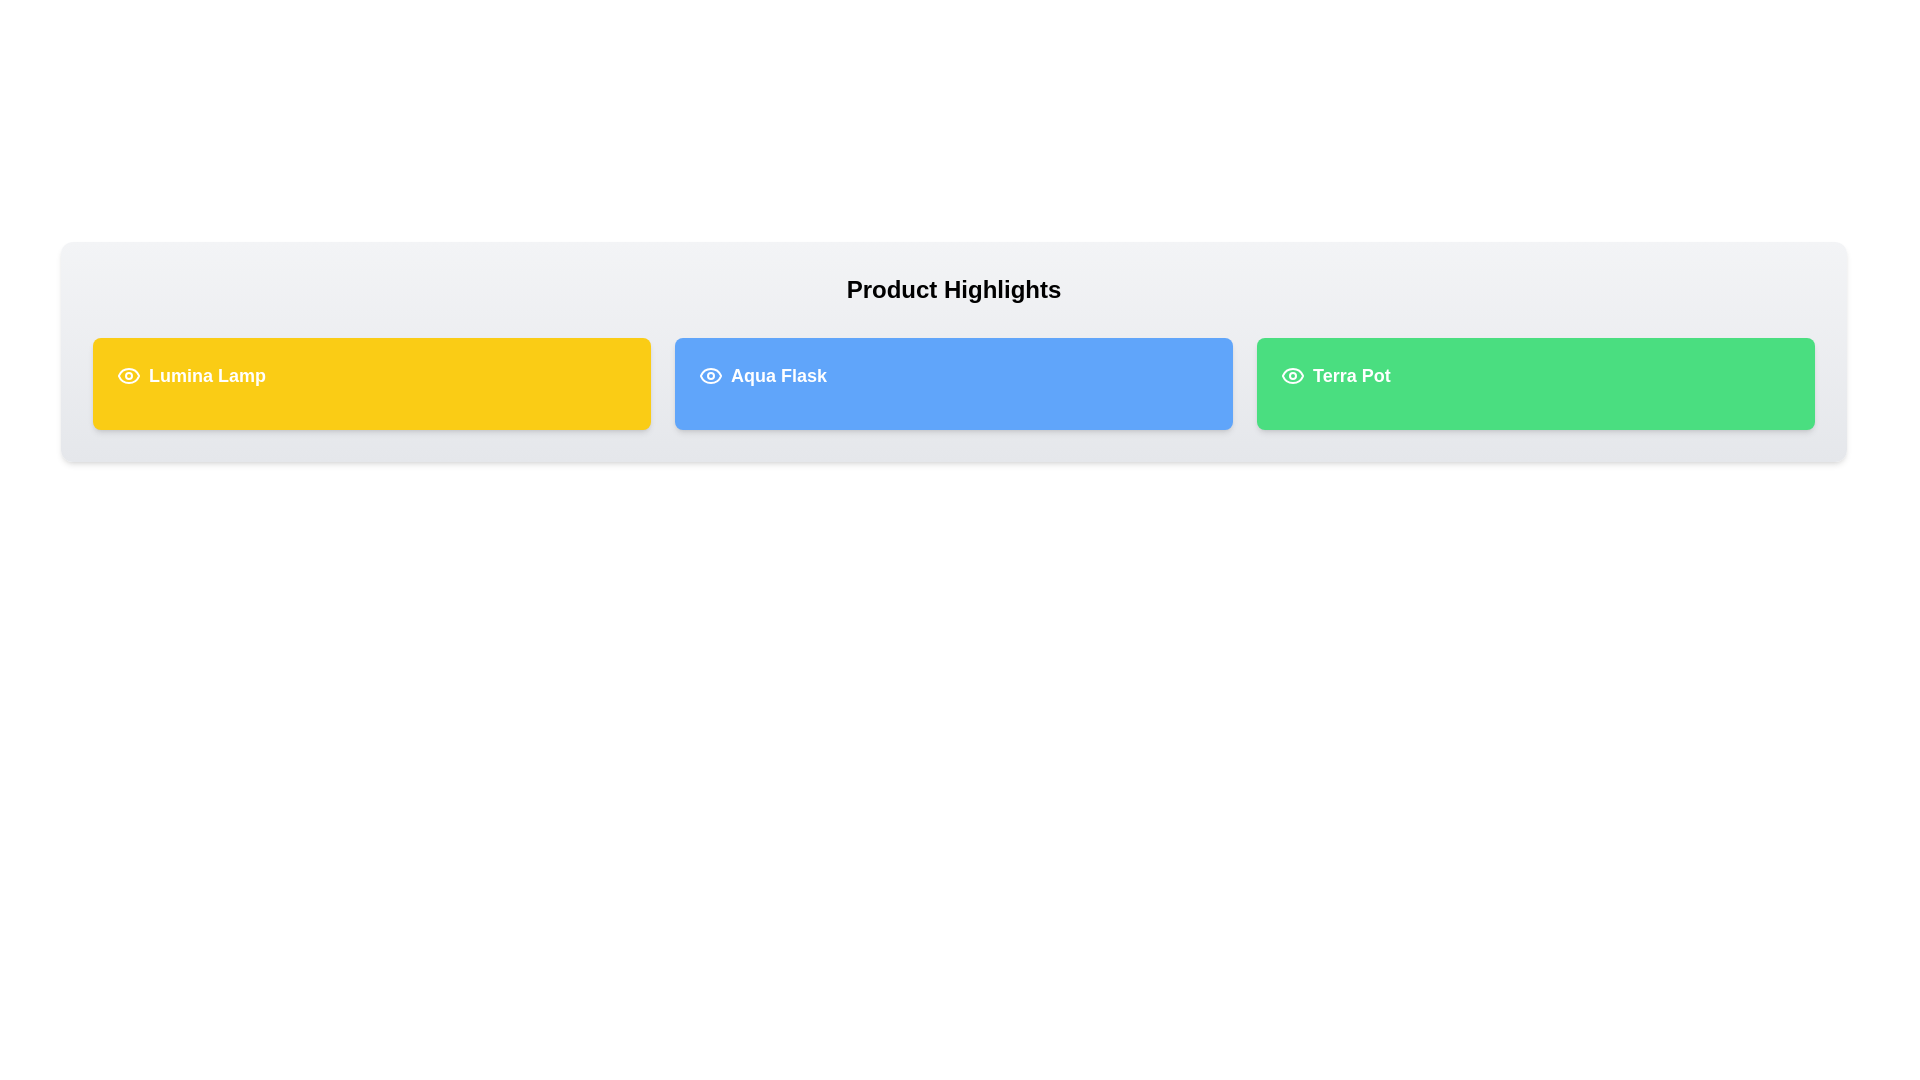 The height and width of the screenshot is (1080, 1920). Describe the element at coordinates (1535, 384) in the screenshot. I see `the green rectangular card labeled 'Terra Pot'` at that location.